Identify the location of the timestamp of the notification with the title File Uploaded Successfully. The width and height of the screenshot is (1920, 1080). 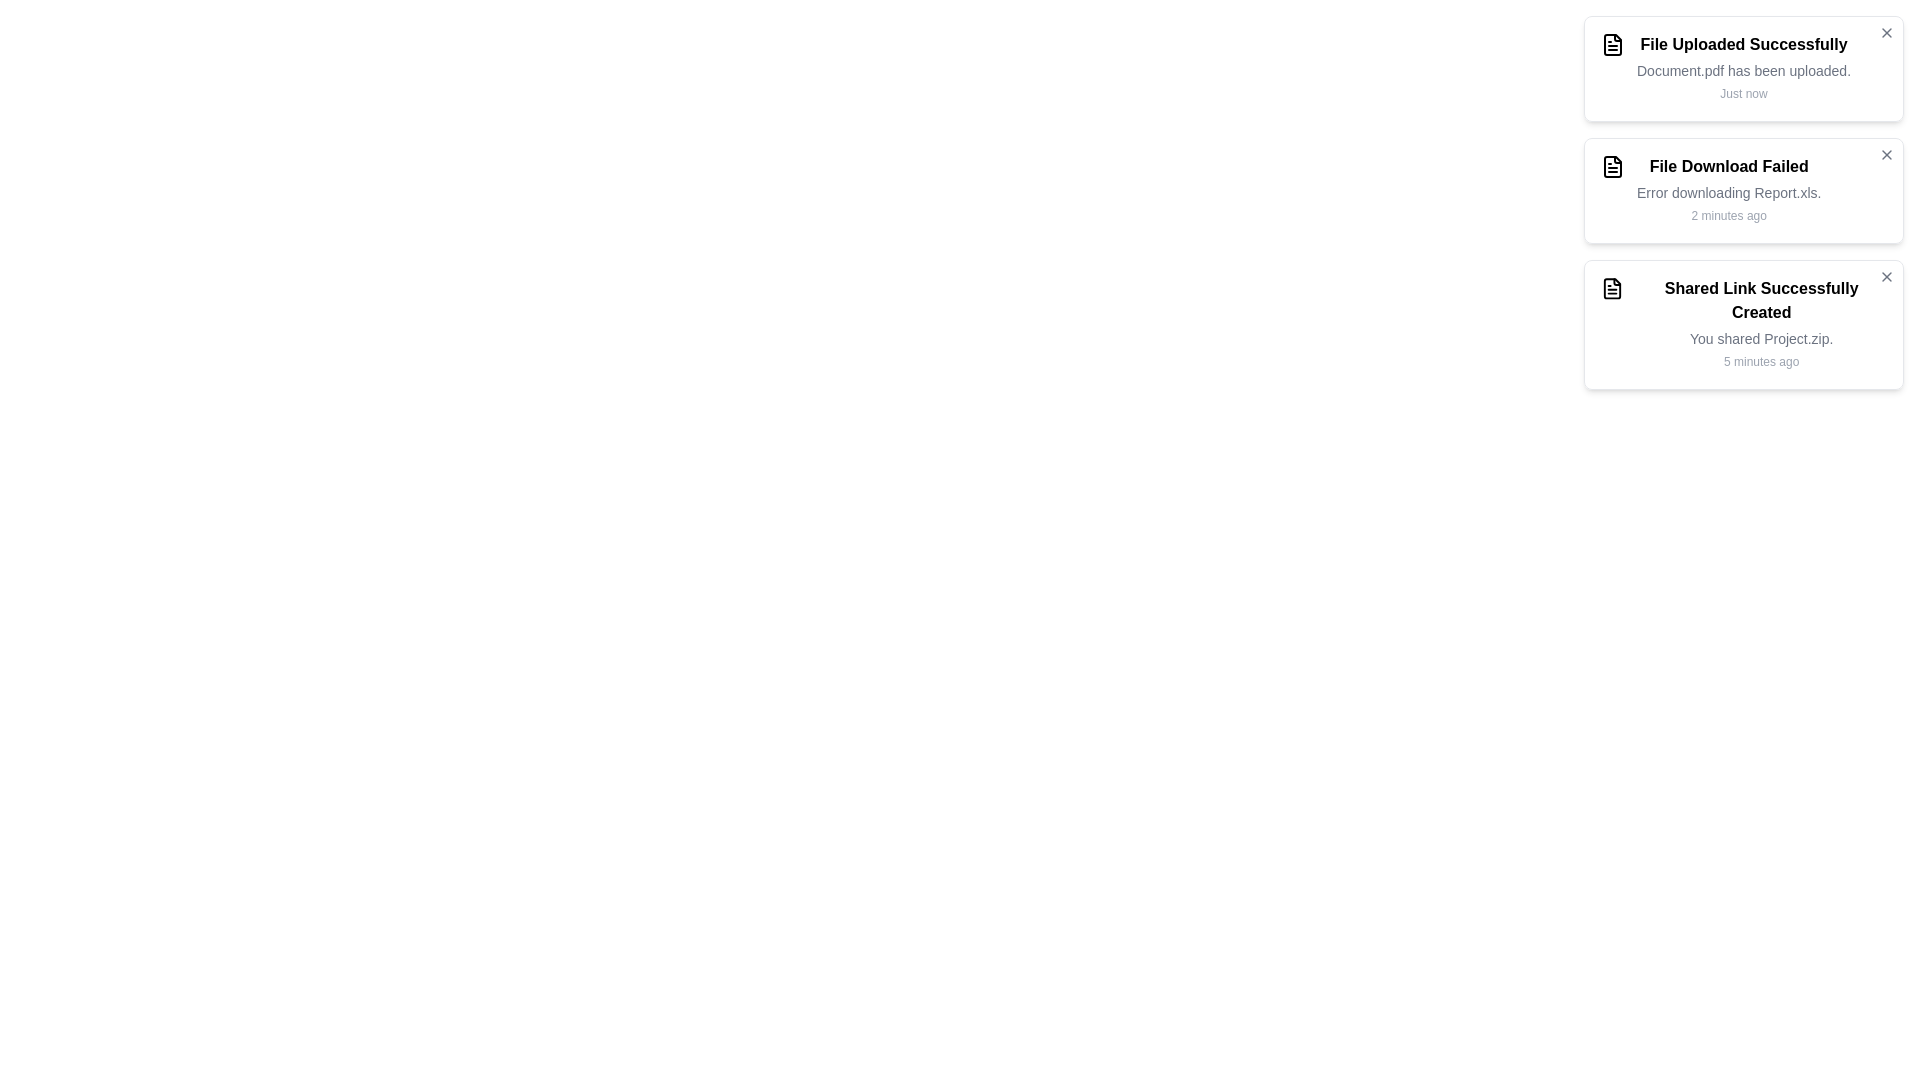
(1742, 93).